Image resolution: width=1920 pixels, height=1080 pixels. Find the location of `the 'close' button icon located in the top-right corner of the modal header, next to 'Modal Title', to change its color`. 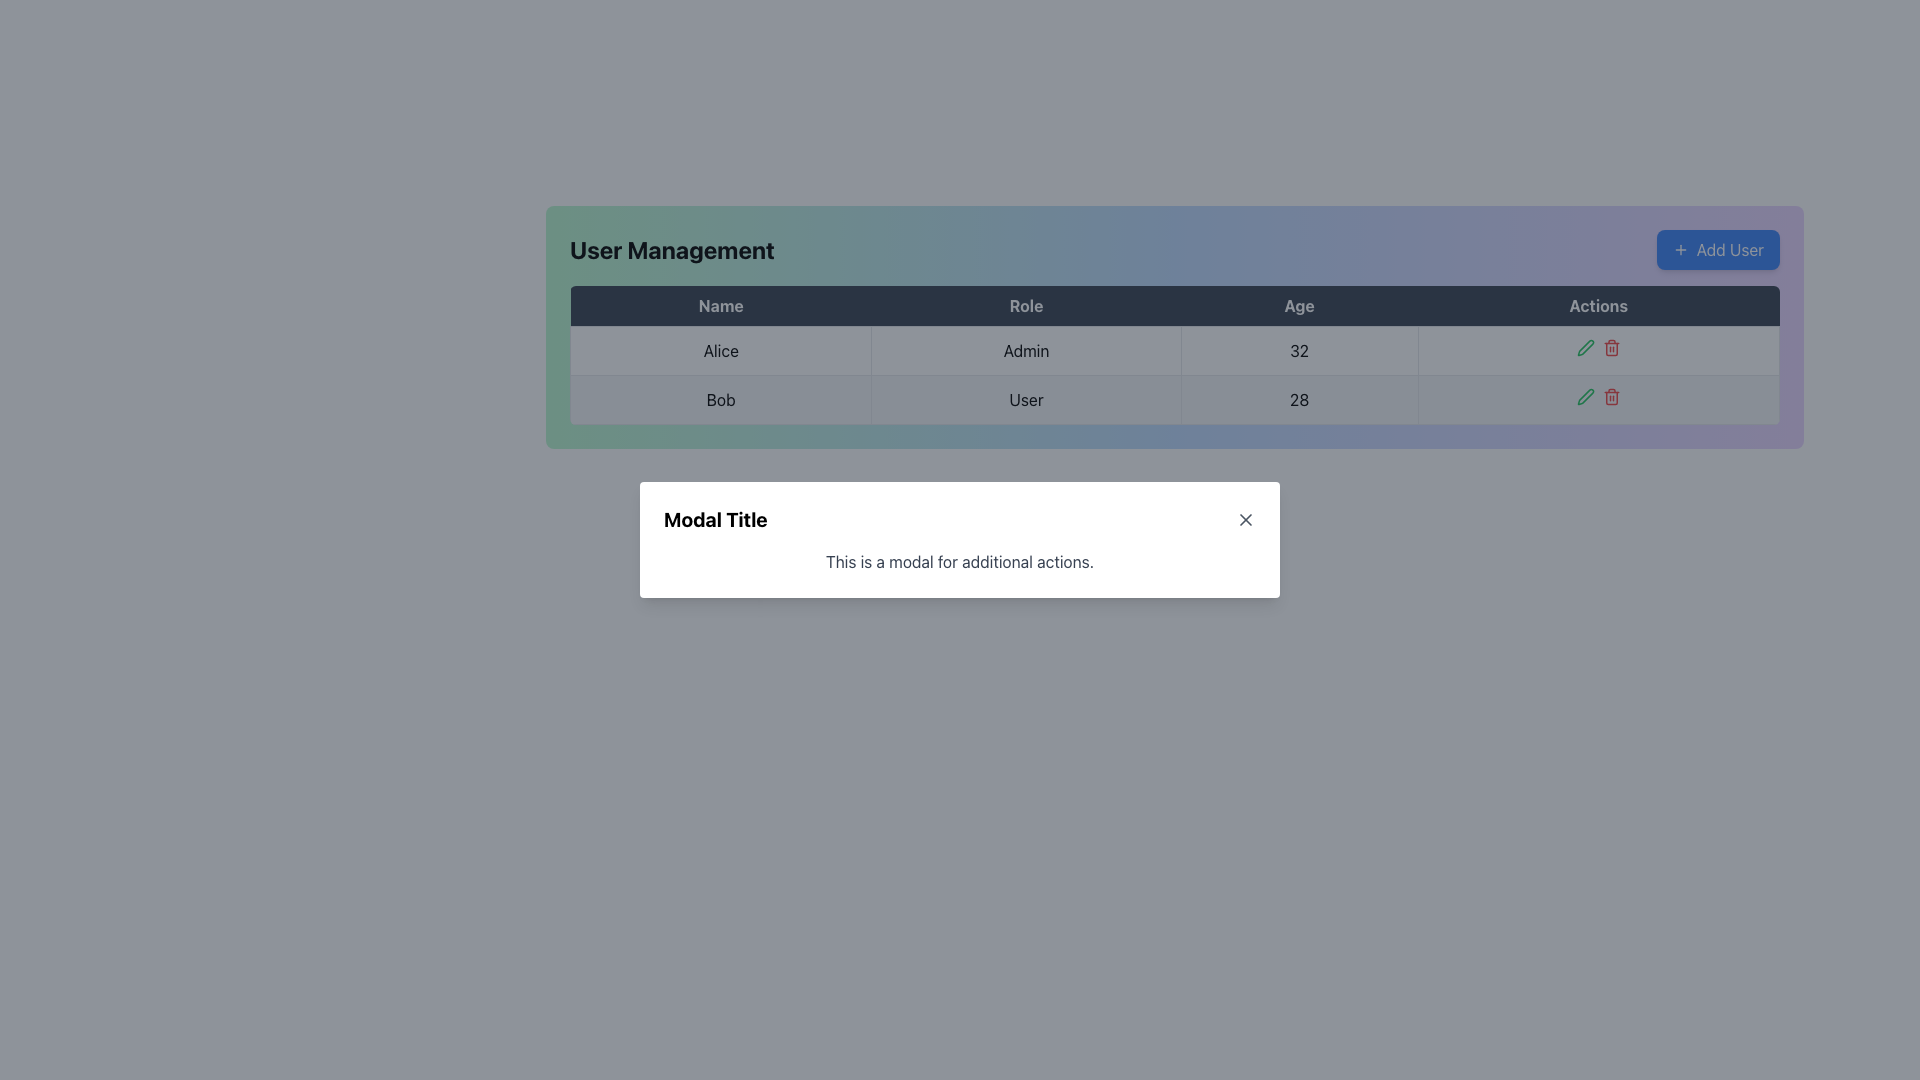

the 'close' button icon located in the top-right corner of the modal header, next to 'Modal Title', to change its color is located at coordinates (1244, 519).